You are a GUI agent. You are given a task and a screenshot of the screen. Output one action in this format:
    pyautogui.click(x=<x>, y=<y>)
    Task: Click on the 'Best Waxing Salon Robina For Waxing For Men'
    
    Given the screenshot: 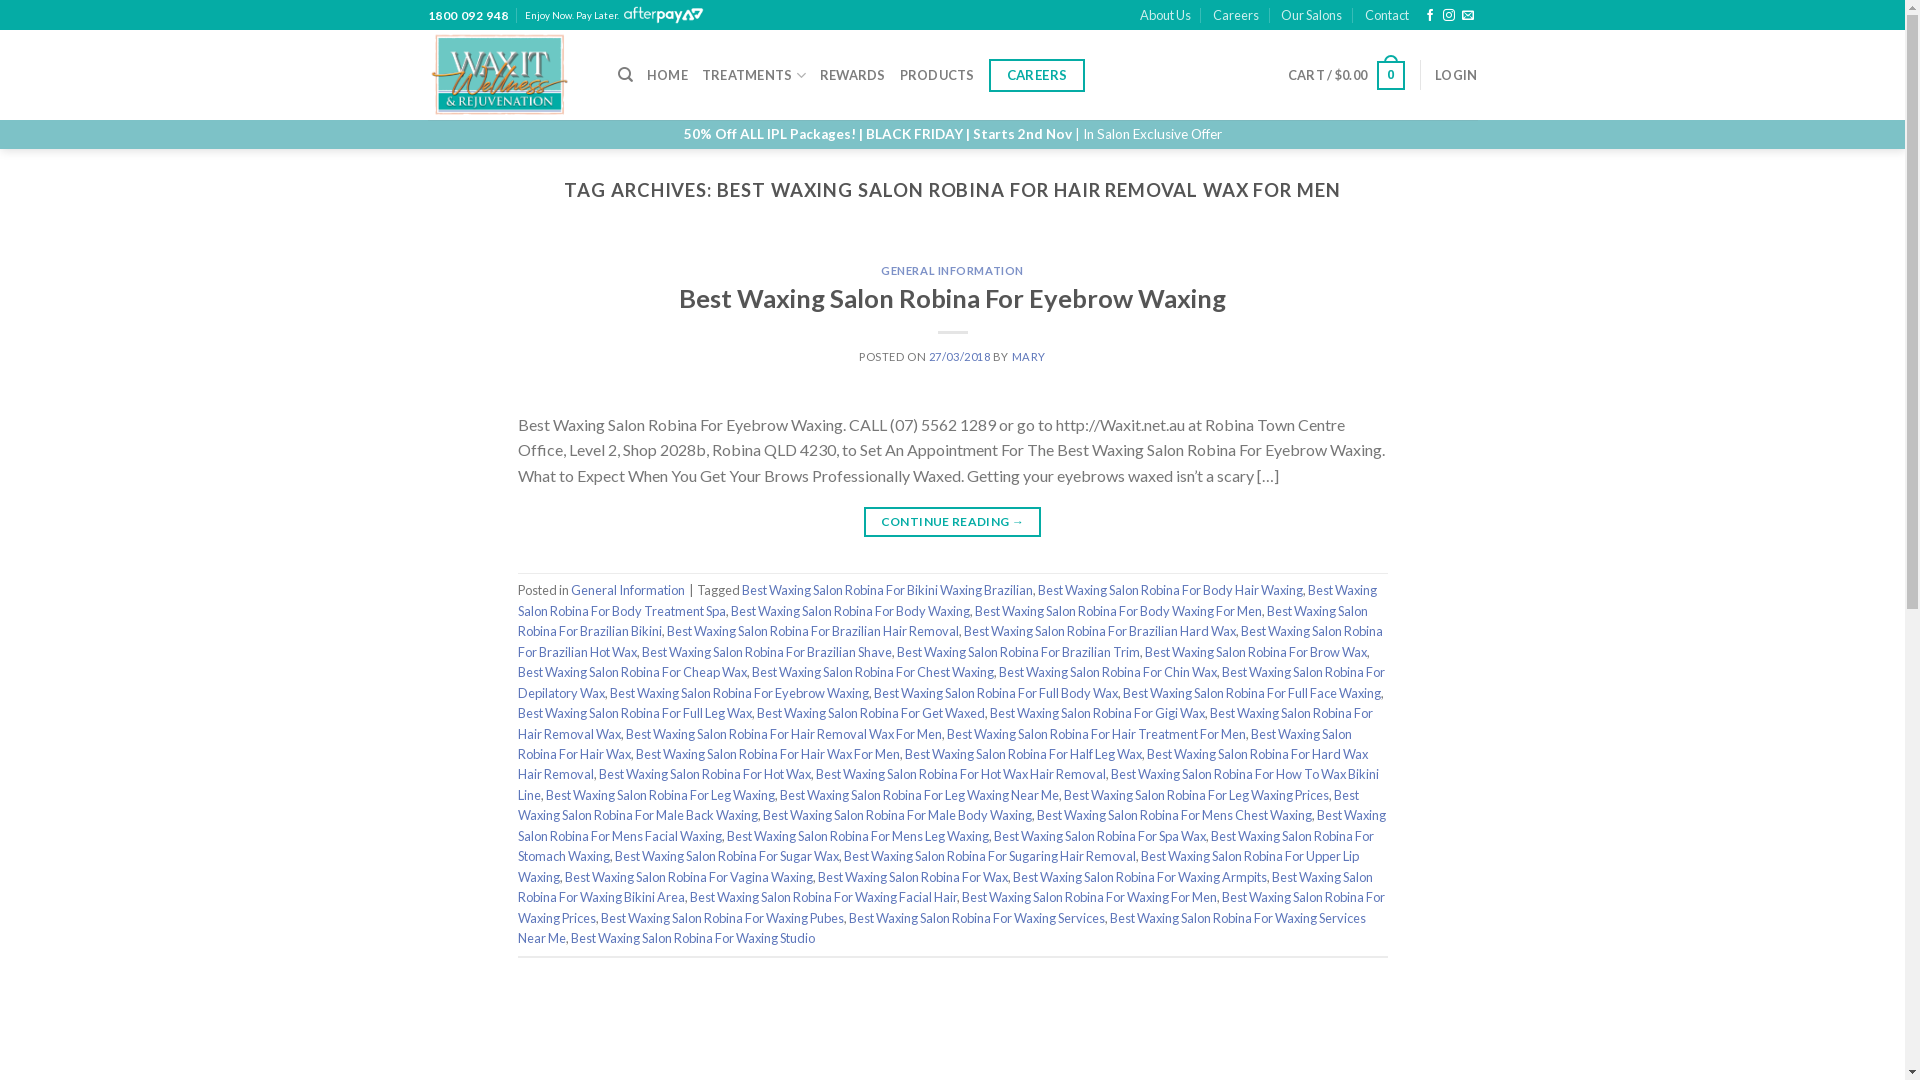 What is the action you would take?
    pyautogui.click(x=1088, y=896)
    